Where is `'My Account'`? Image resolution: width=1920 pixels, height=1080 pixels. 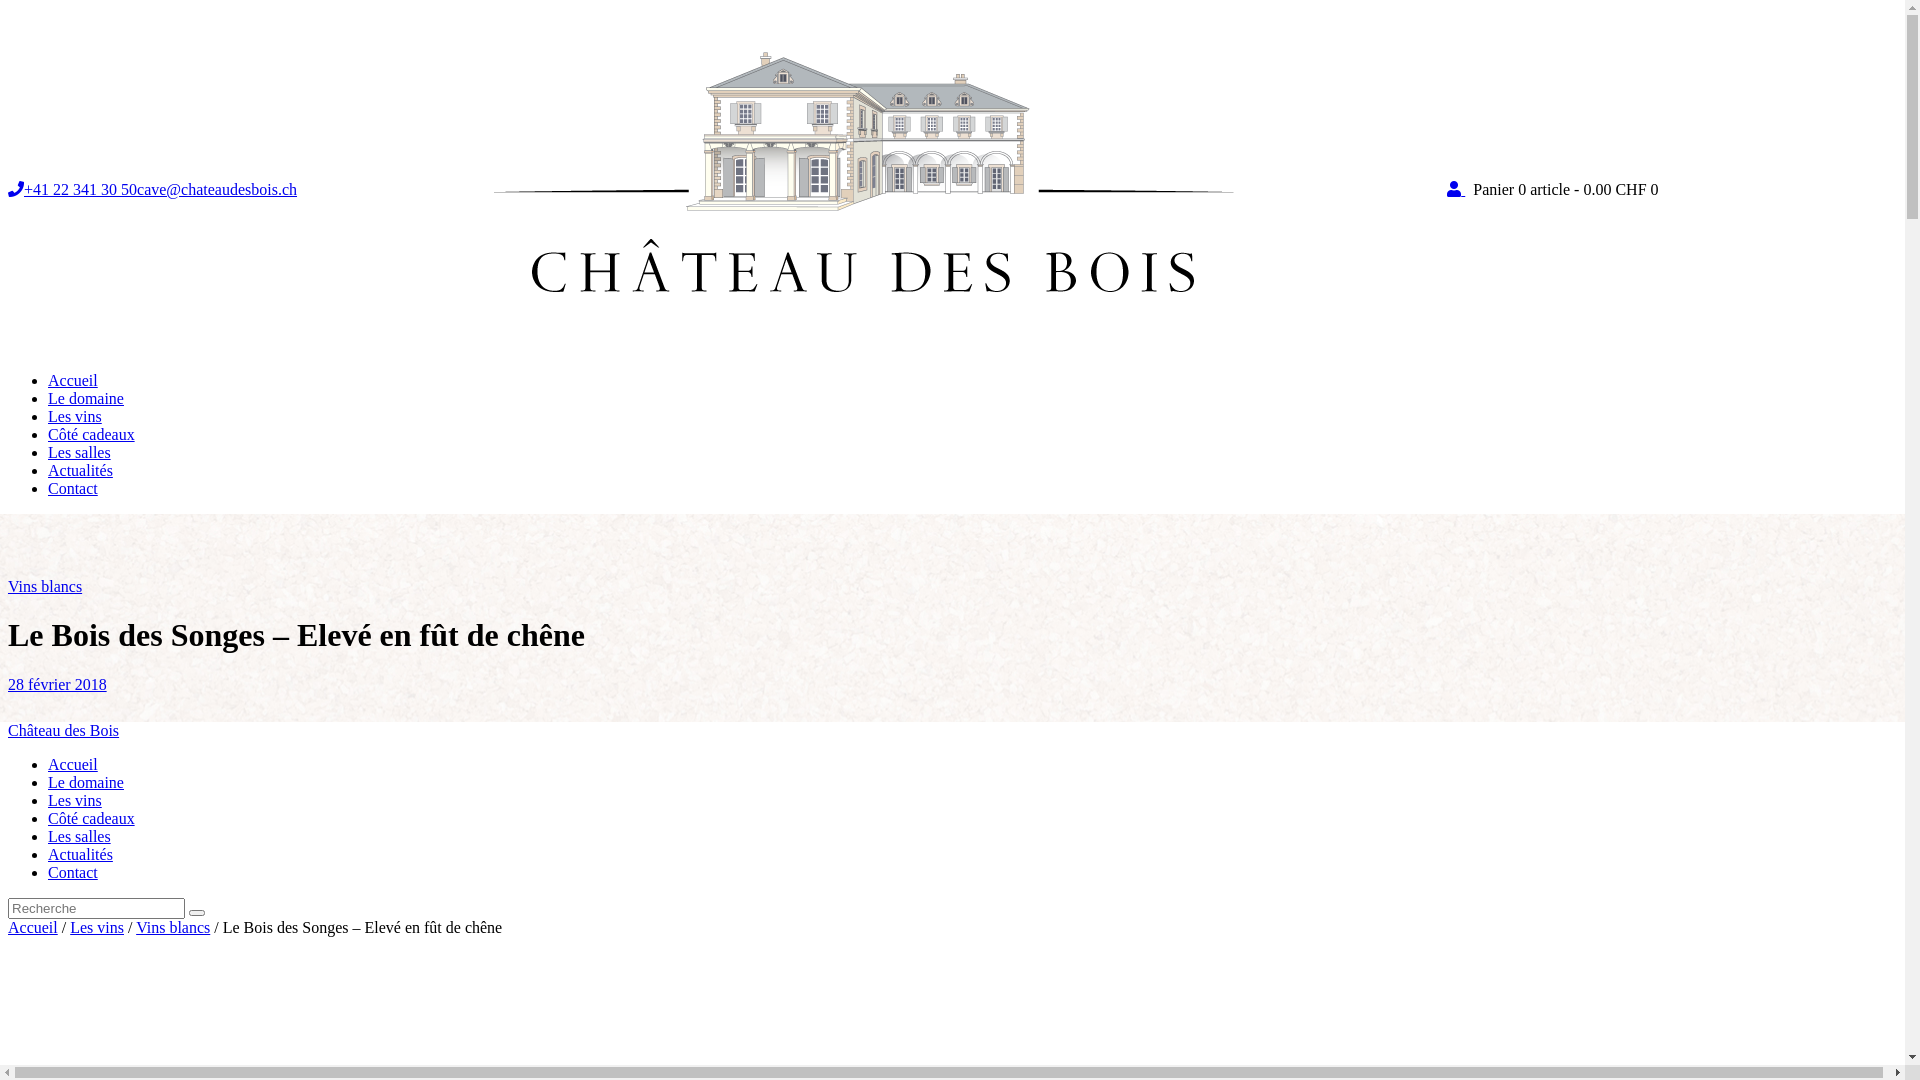 'My Account' is located at coordinates (1455, 189).